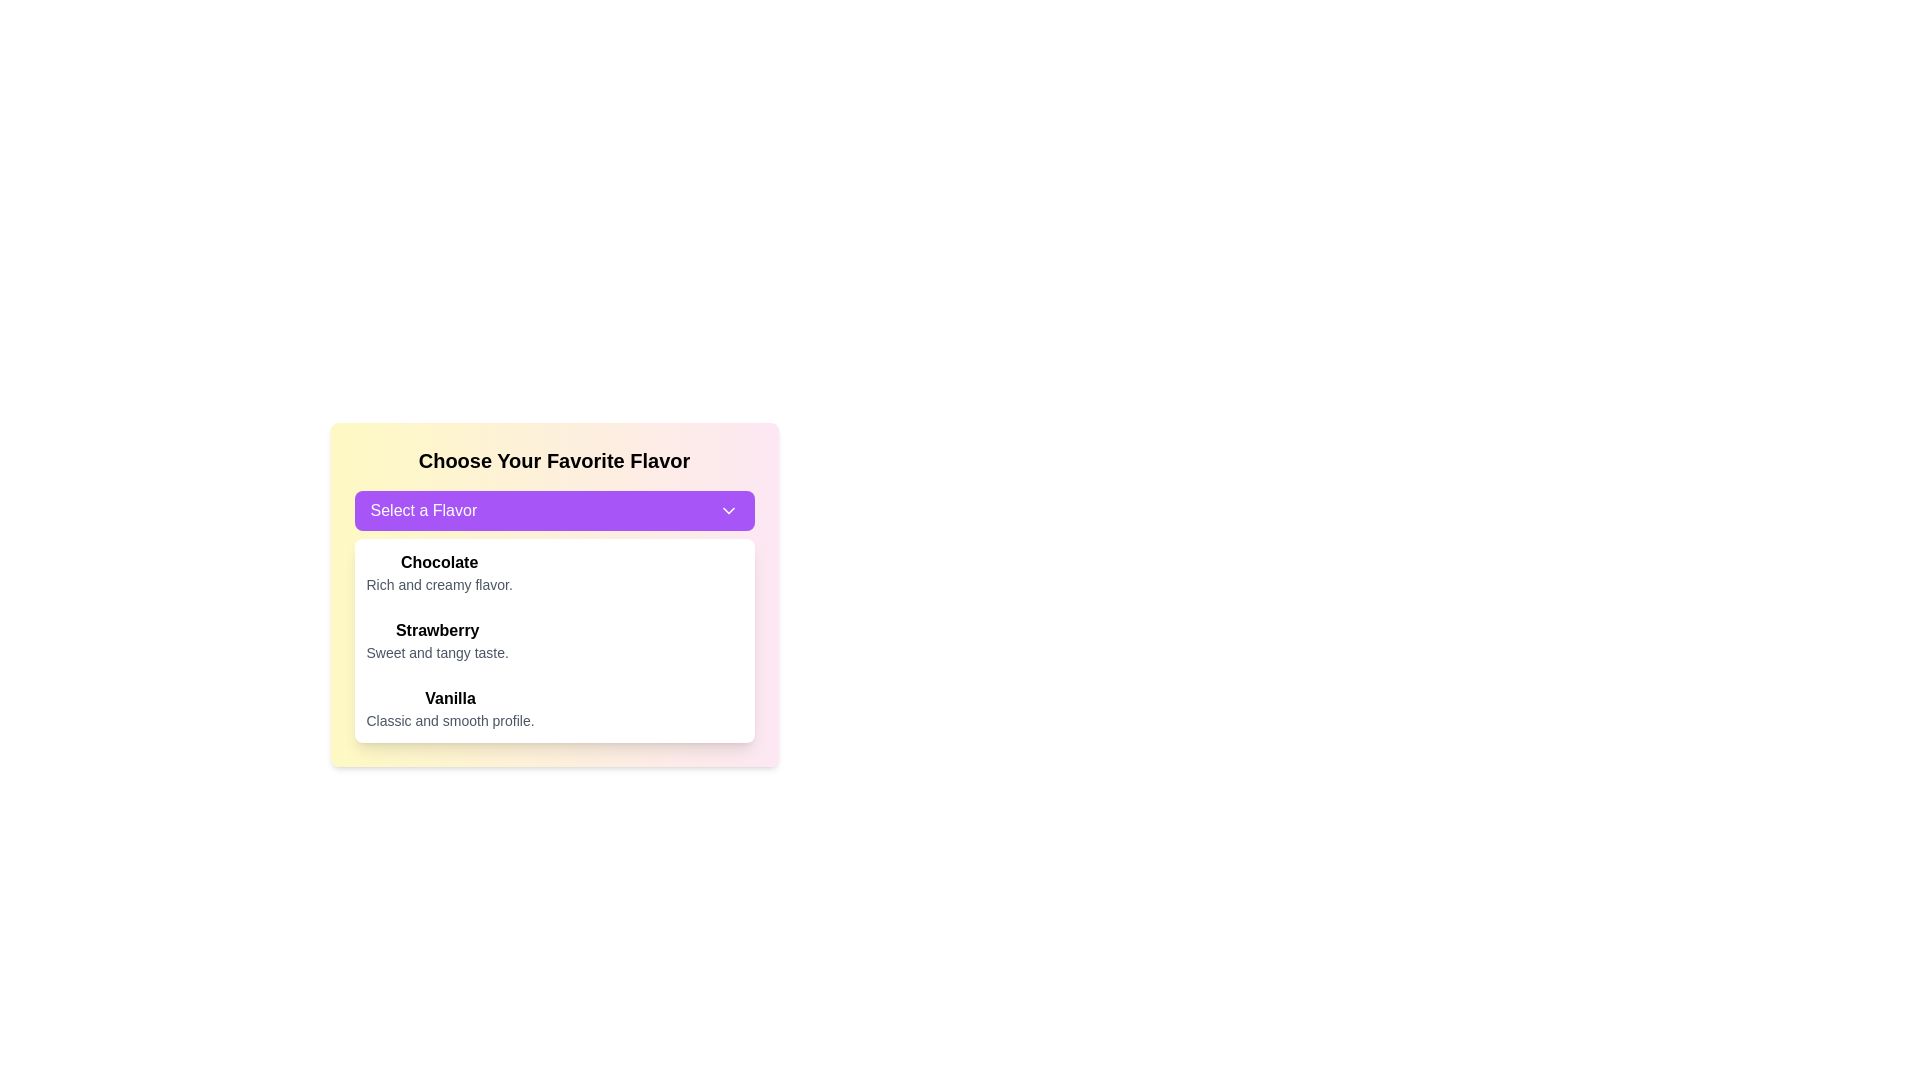  I want to click on descriptive text label that provides additional information about the 'Vanilla' flavor option, located below the 'Vanilla' flavor in the dropdown menu, so click(449, 721).